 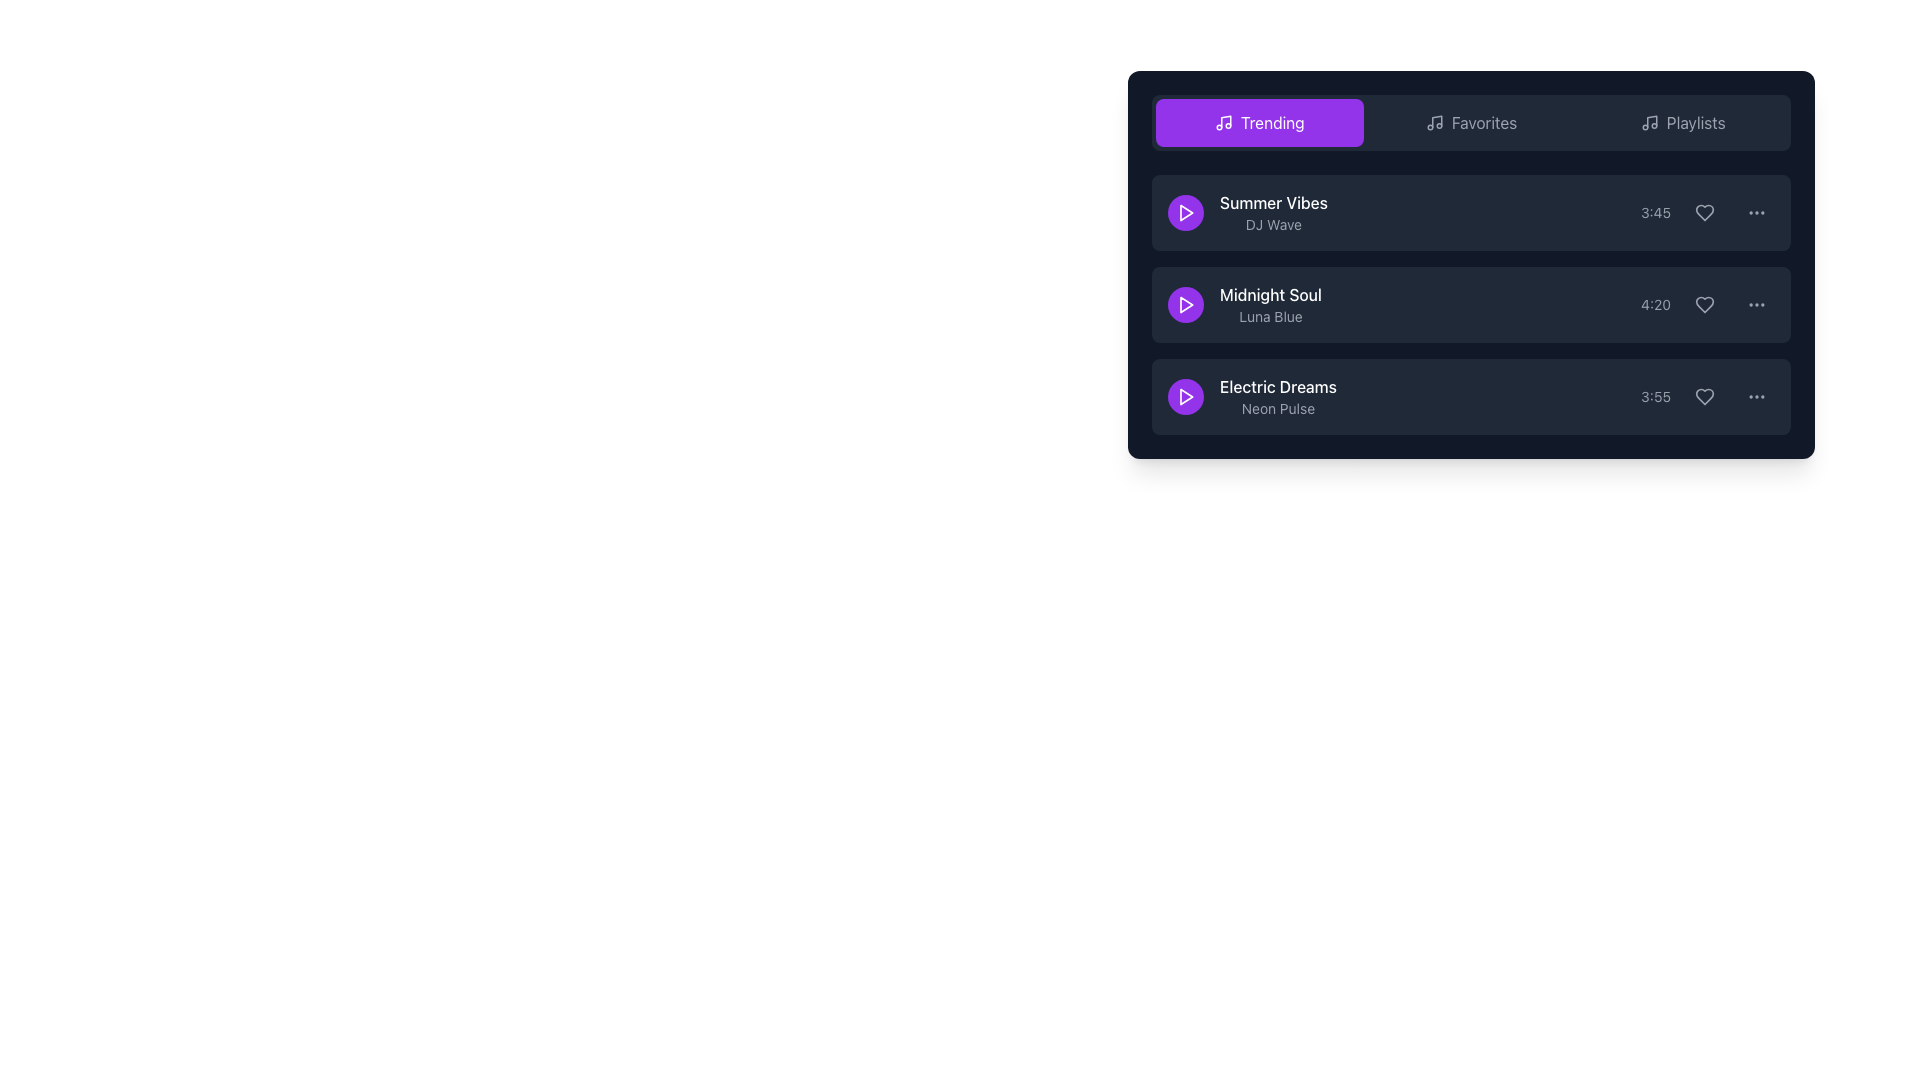 I want to click on the triangular play icon button located as the leftmost element in the first row of the track list under the 'Trending' tab, so click(x=1186, y=212).